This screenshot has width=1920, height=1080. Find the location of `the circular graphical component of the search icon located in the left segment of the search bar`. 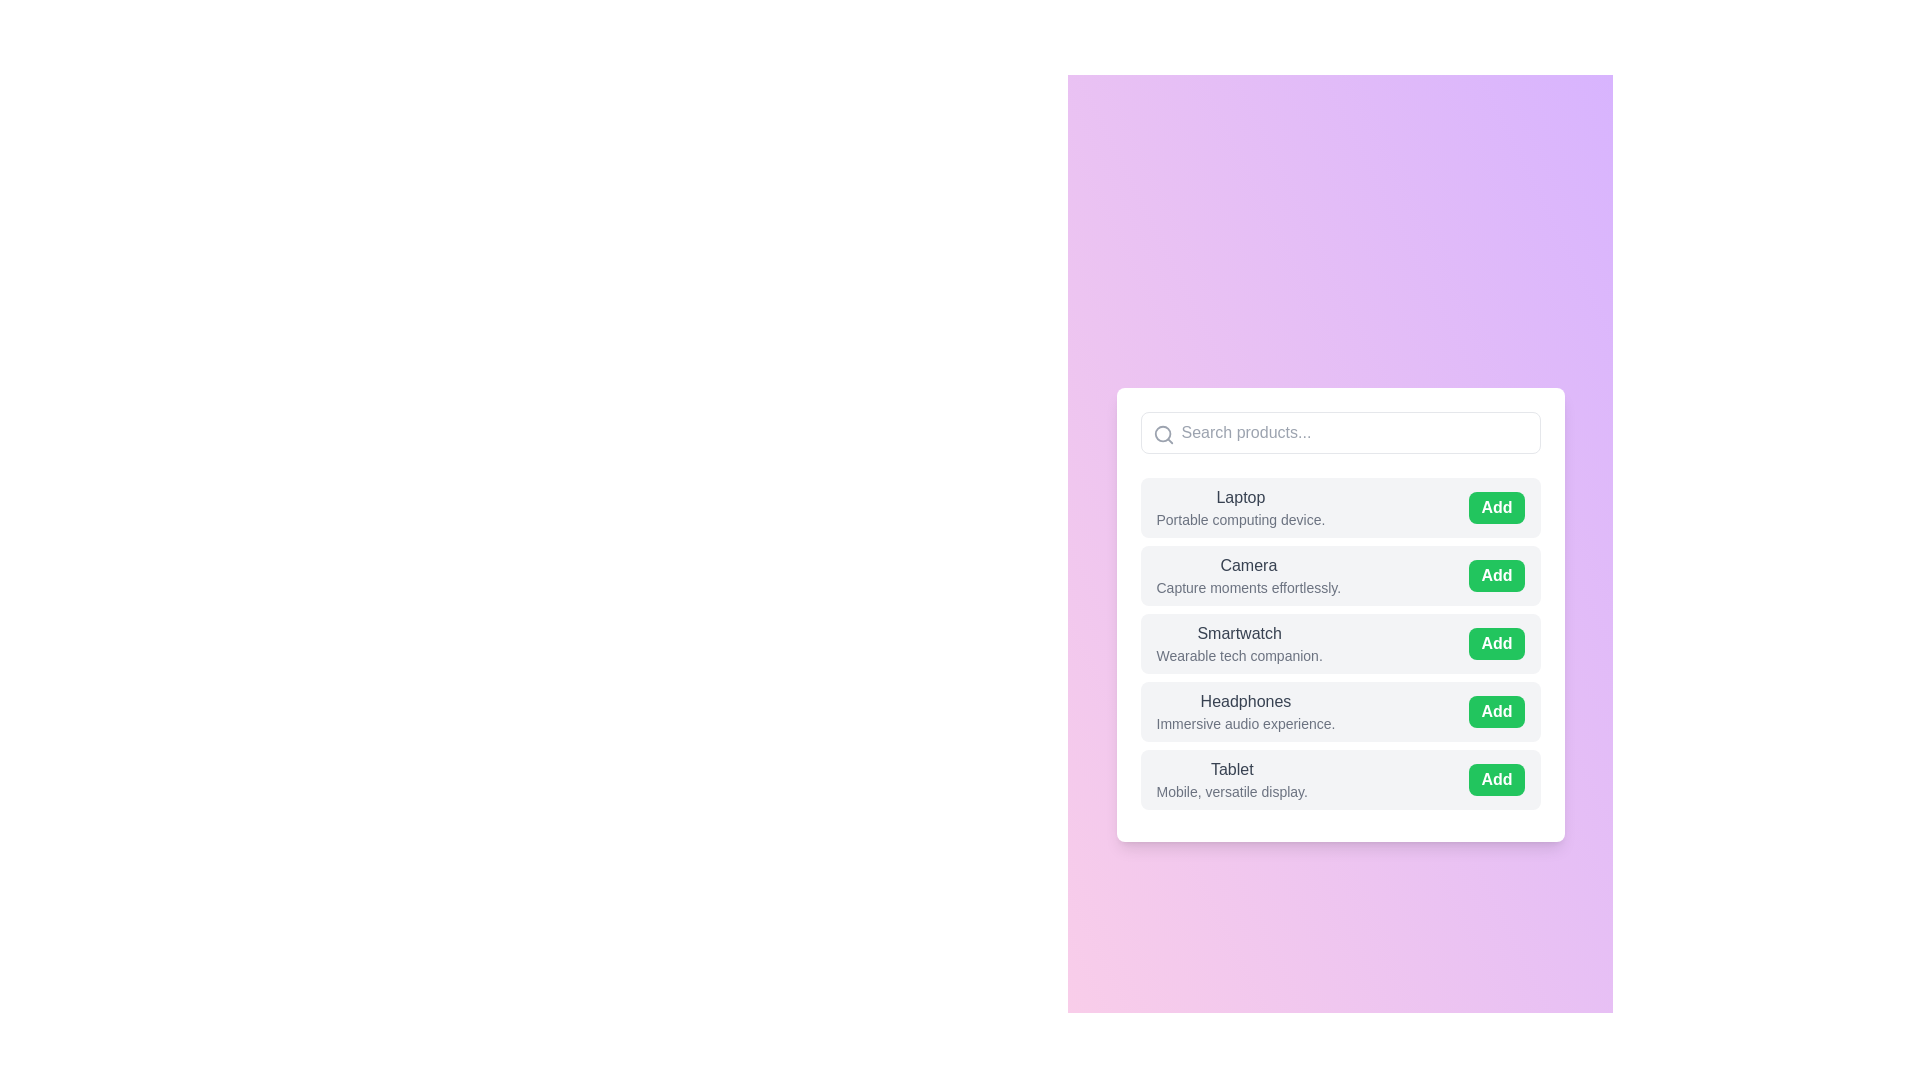

the circular graphical component of the search icon located in the left segment of the search bar is located at coordinates (1162, 433).